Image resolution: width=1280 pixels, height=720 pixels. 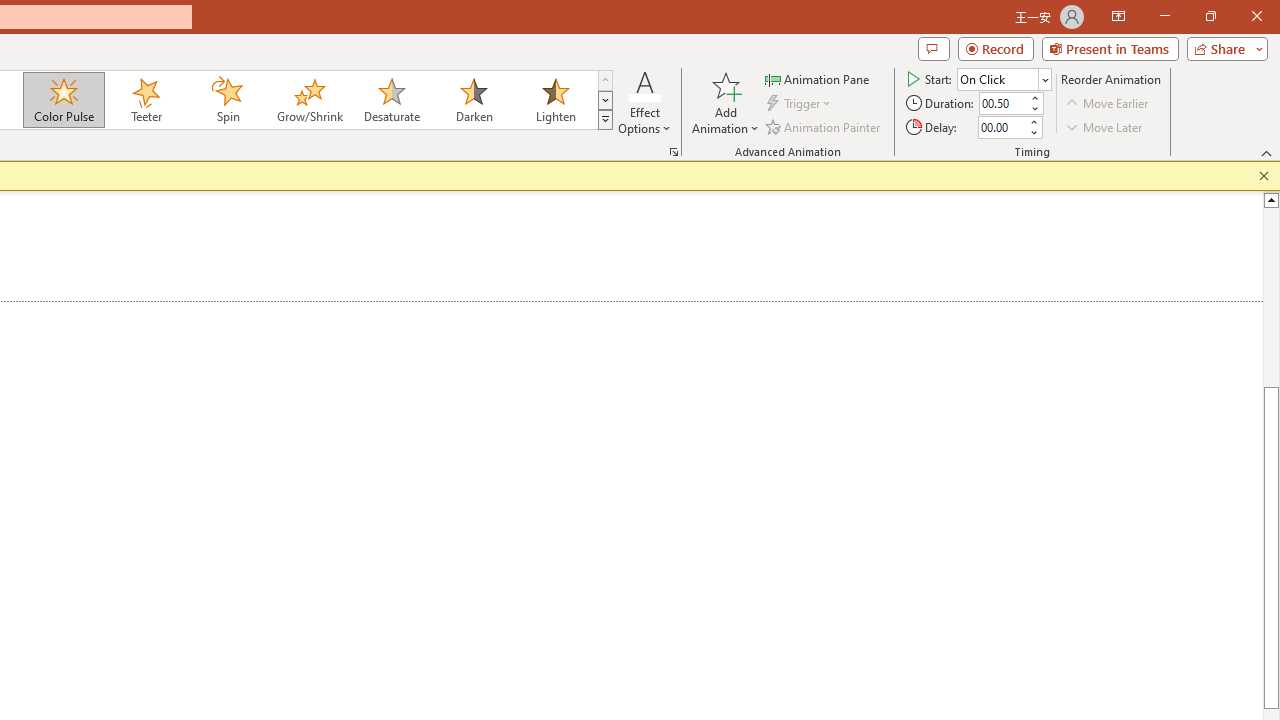 I want to click on 'Trigger', so click(x=800, y=103).